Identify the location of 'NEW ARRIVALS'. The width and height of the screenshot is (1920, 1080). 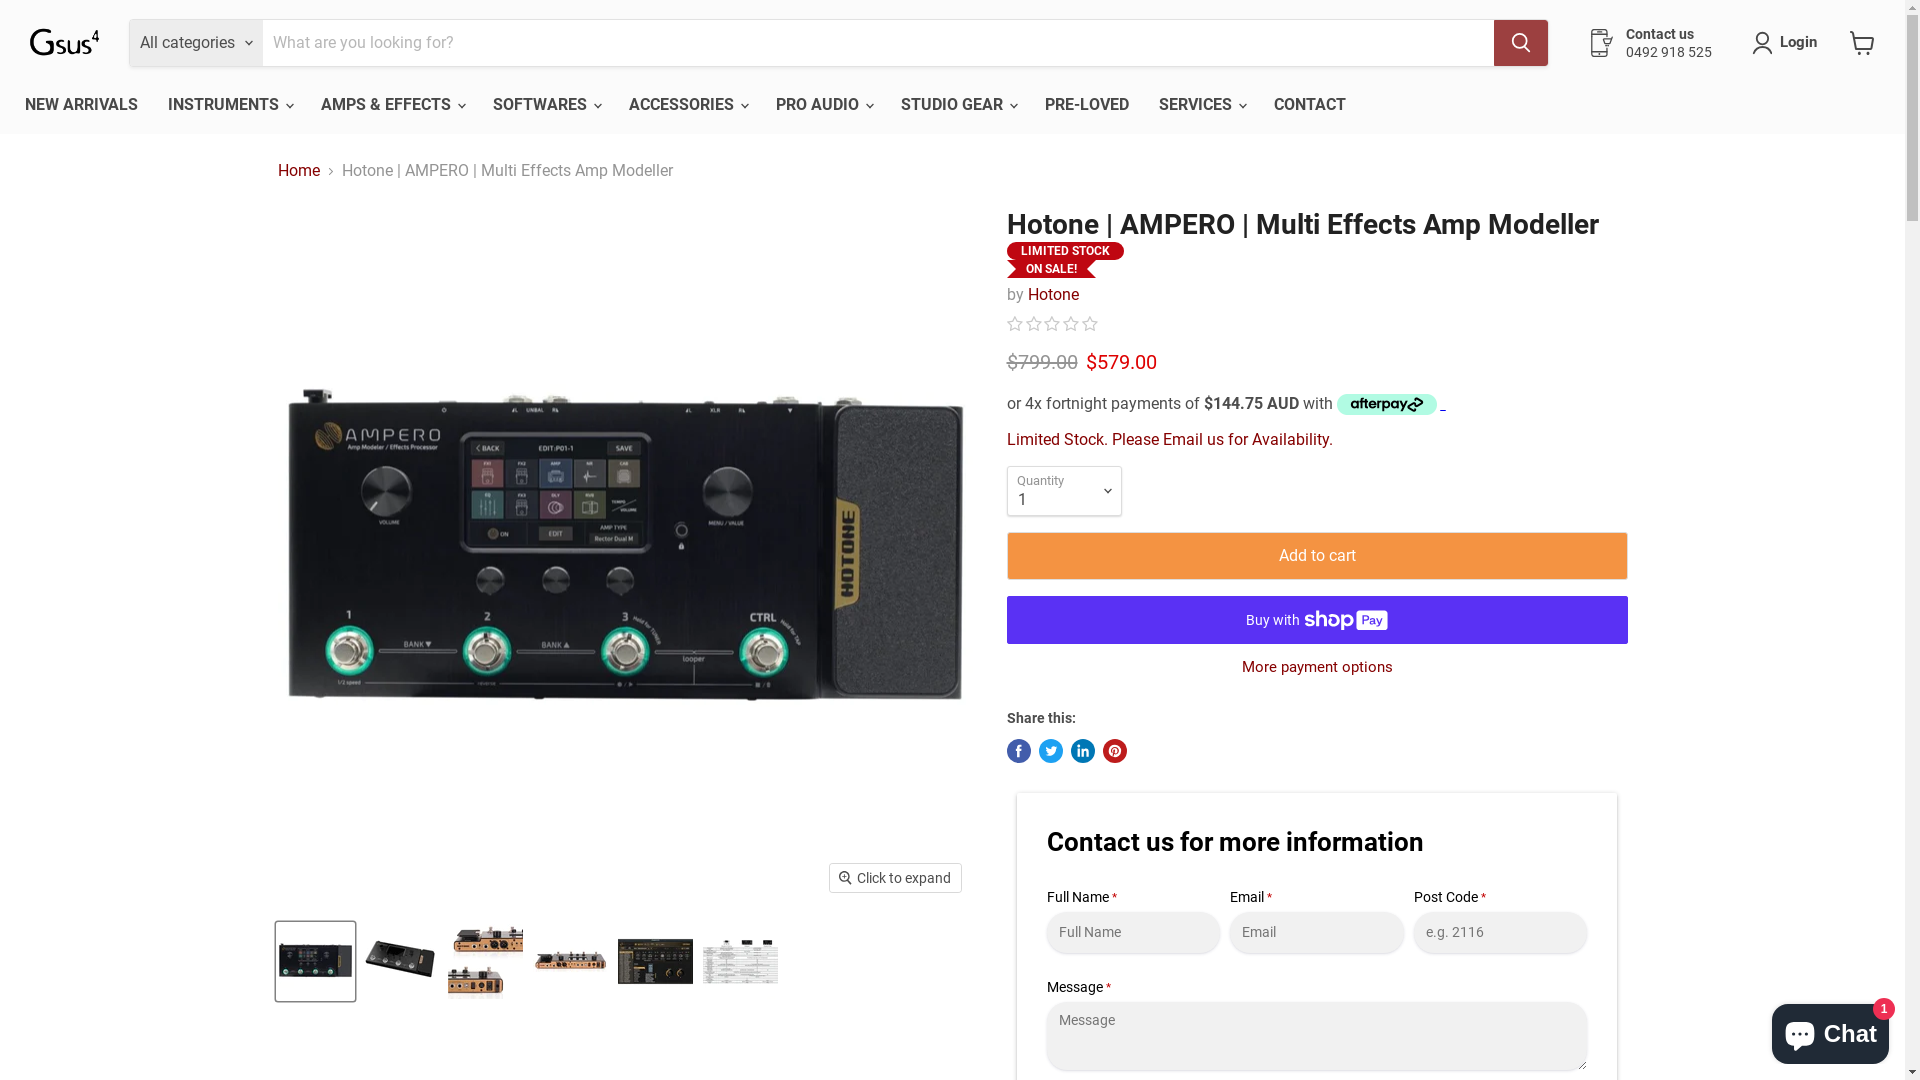
(80, 104).